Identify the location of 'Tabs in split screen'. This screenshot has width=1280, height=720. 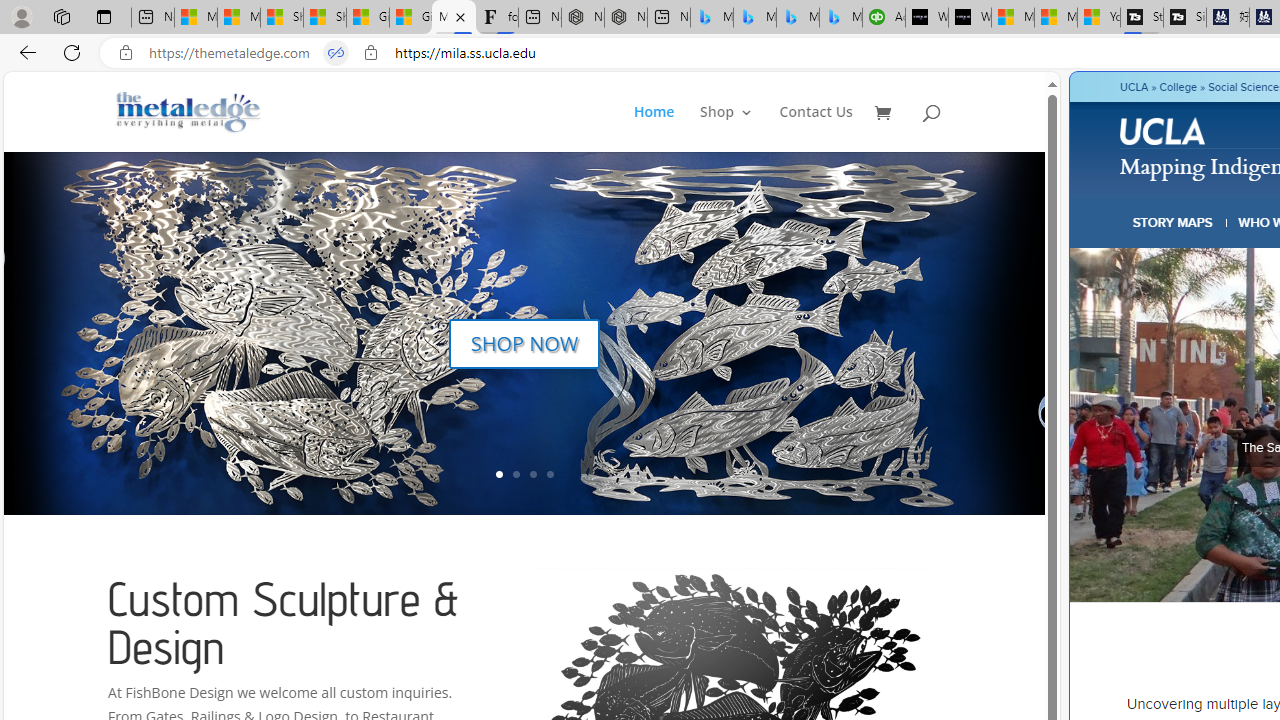
(336, 52).